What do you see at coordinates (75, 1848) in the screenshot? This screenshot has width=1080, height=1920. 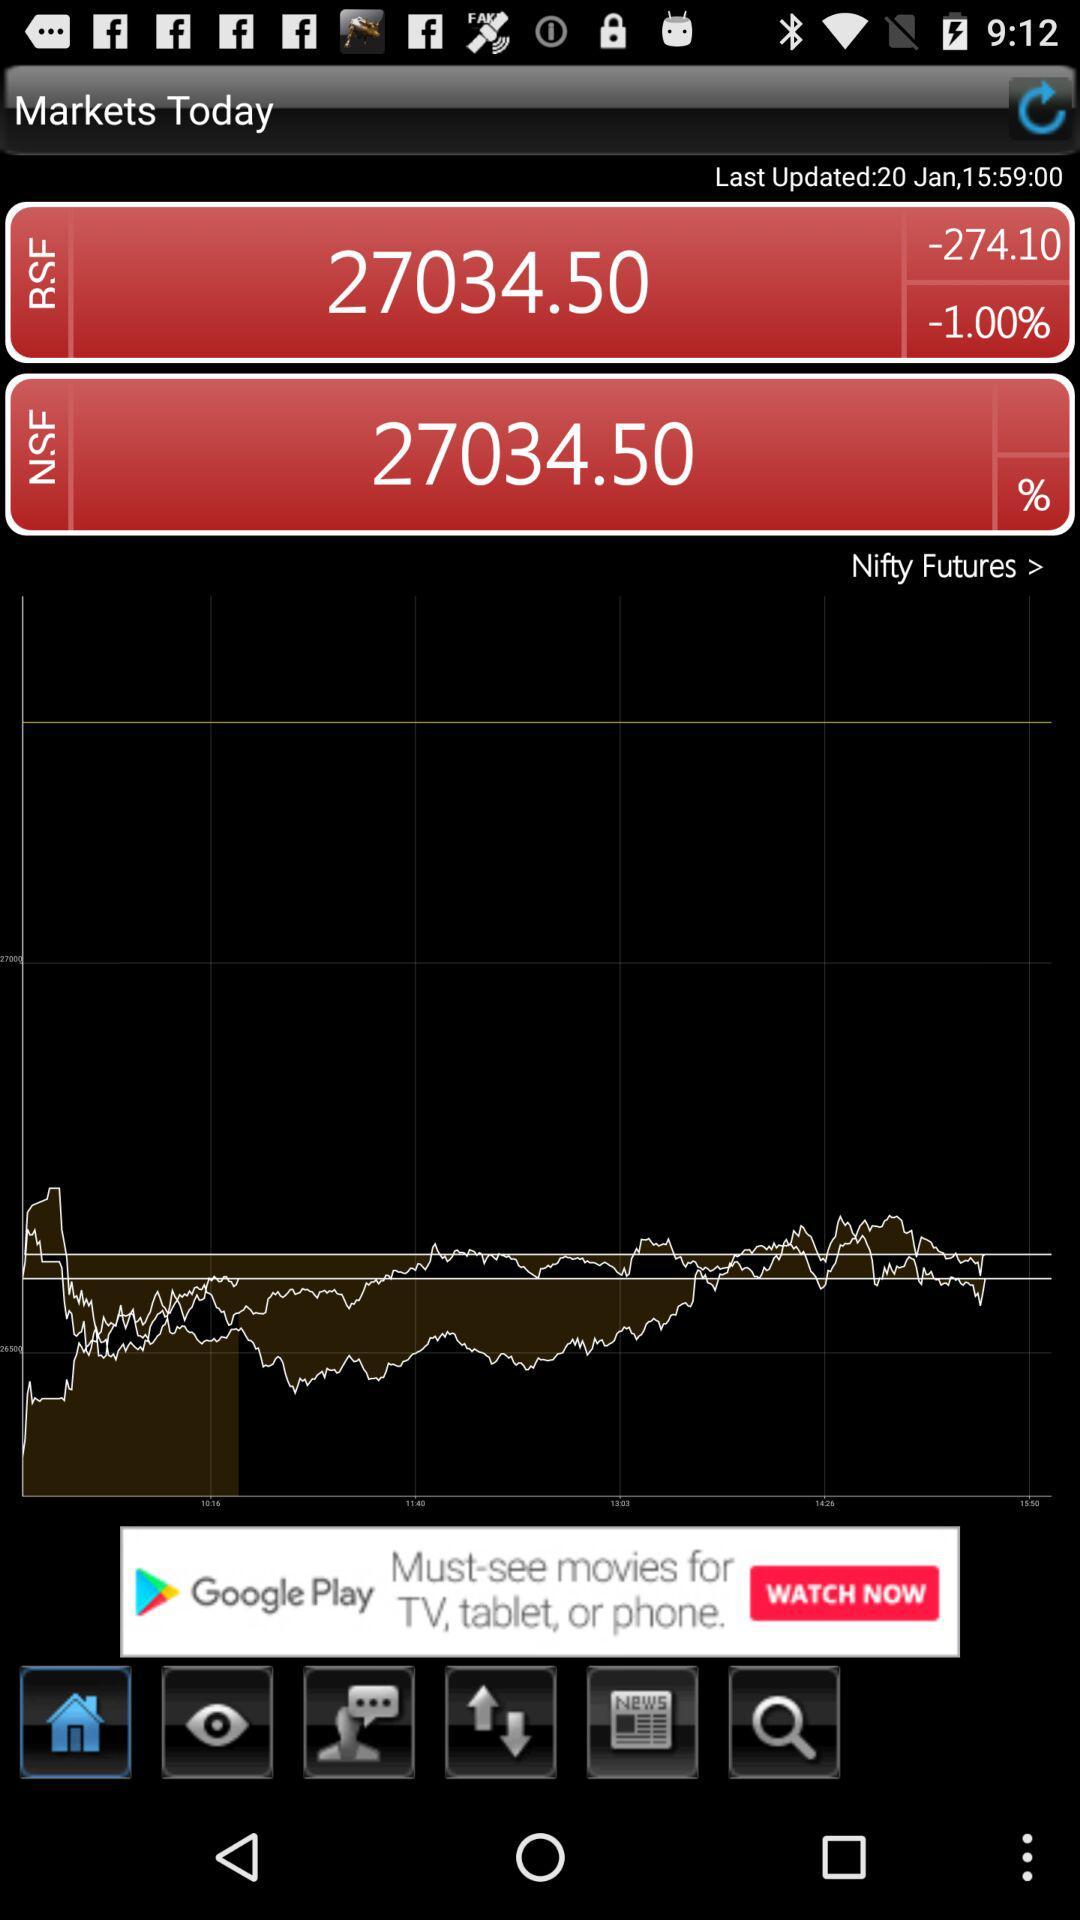 I see `the home icon` at bounding box center [75, 1848].